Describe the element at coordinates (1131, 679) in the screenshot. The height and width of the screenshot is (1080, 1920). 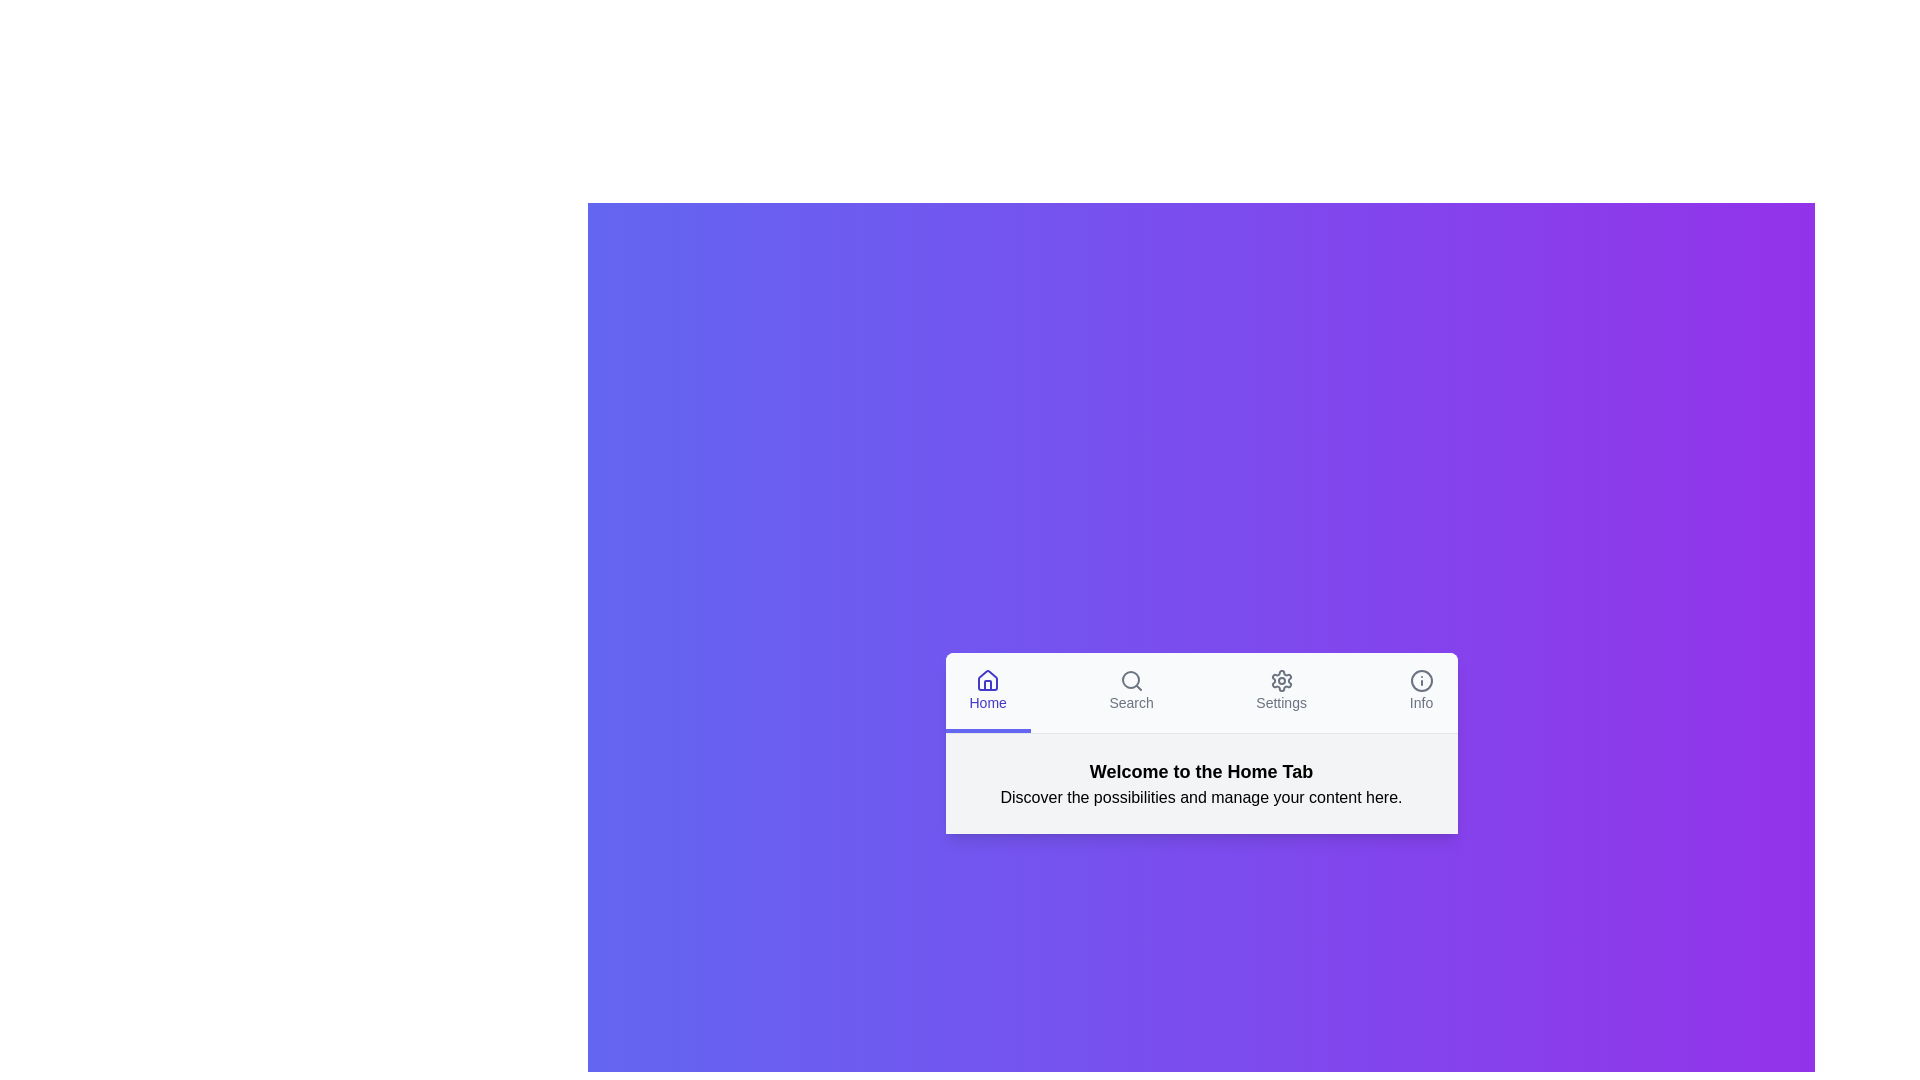
I see `the 'Search' icon located in the navigation bar, which signifies the functionality of searching within the application` at that location.